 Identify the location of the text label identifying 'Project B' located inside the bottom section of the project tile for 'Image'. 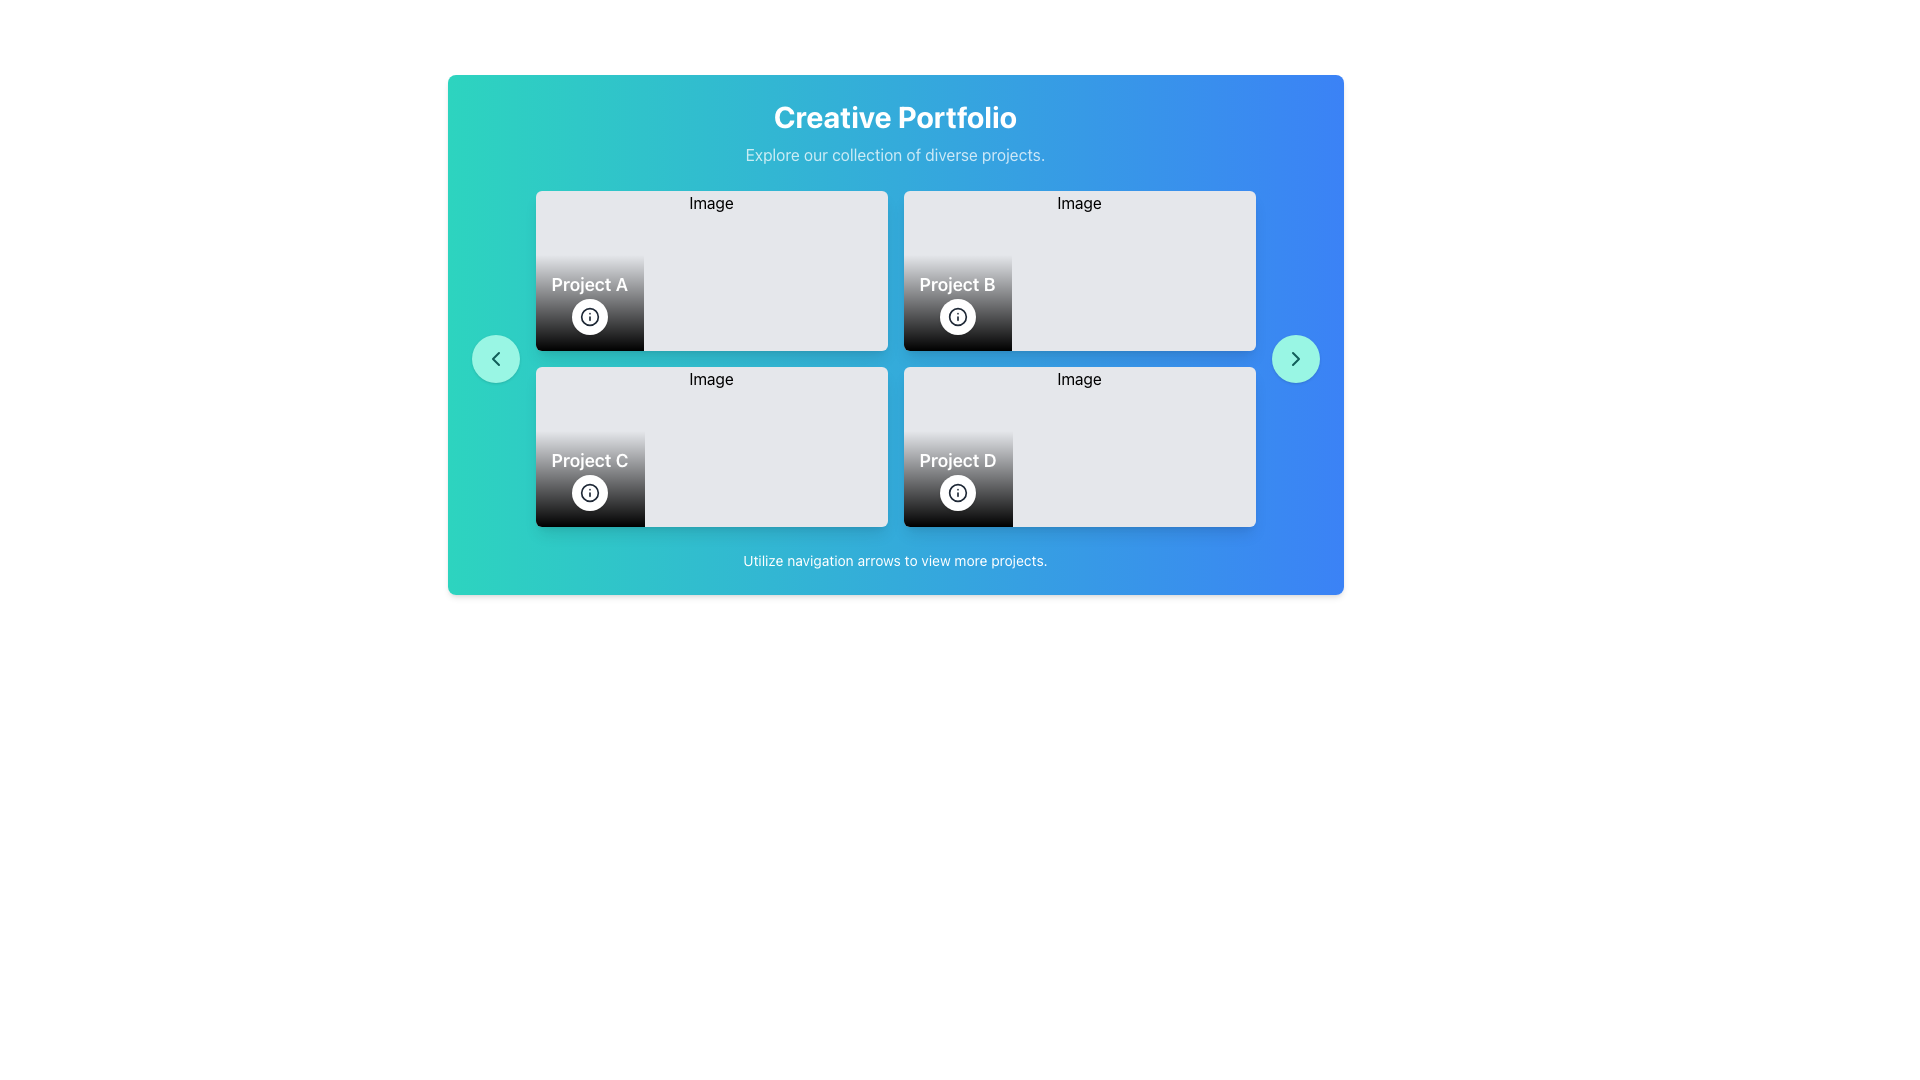
(956, 285).